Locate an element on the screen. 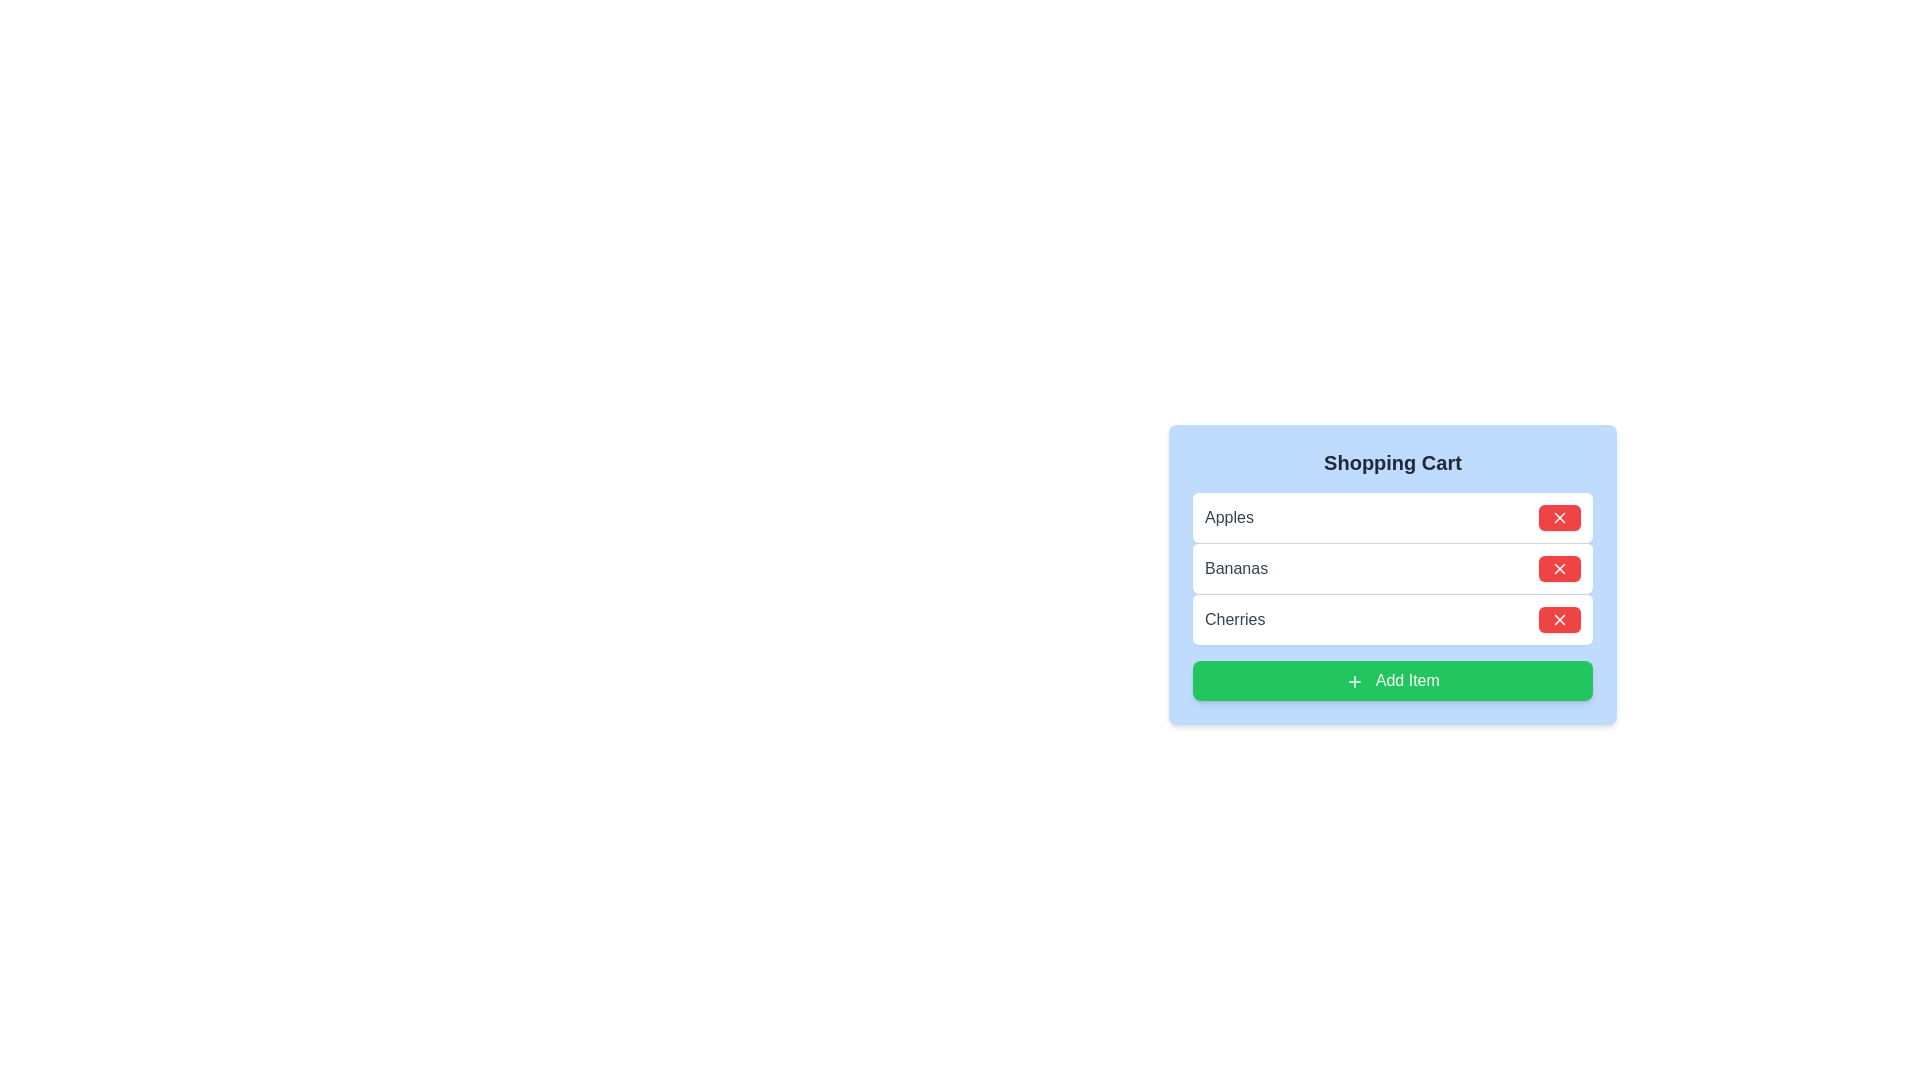 This screenshot has width=1920, height=1080. the bright green 'Add Item' button with white text and a plus icon, located at the bottom of the 'Shopping Cart' group, for keyboard interaction is located at coordinates (1391, 680).